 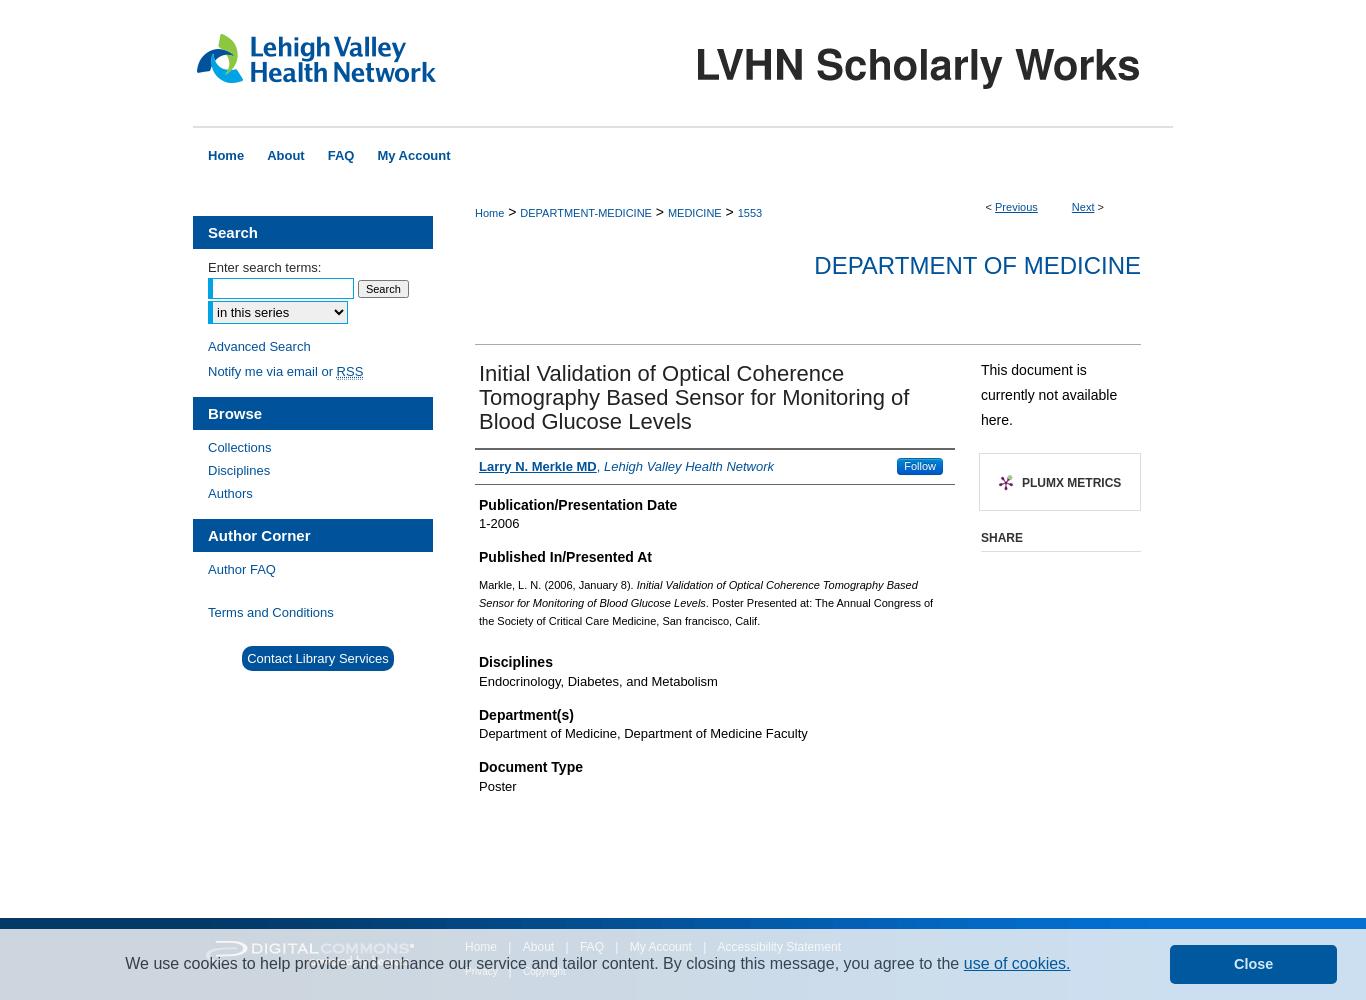 What do you see at coordinates (564, 557) in the screenshot?
I see `'Published In/Presented At'` at bounding box center [564, 557].